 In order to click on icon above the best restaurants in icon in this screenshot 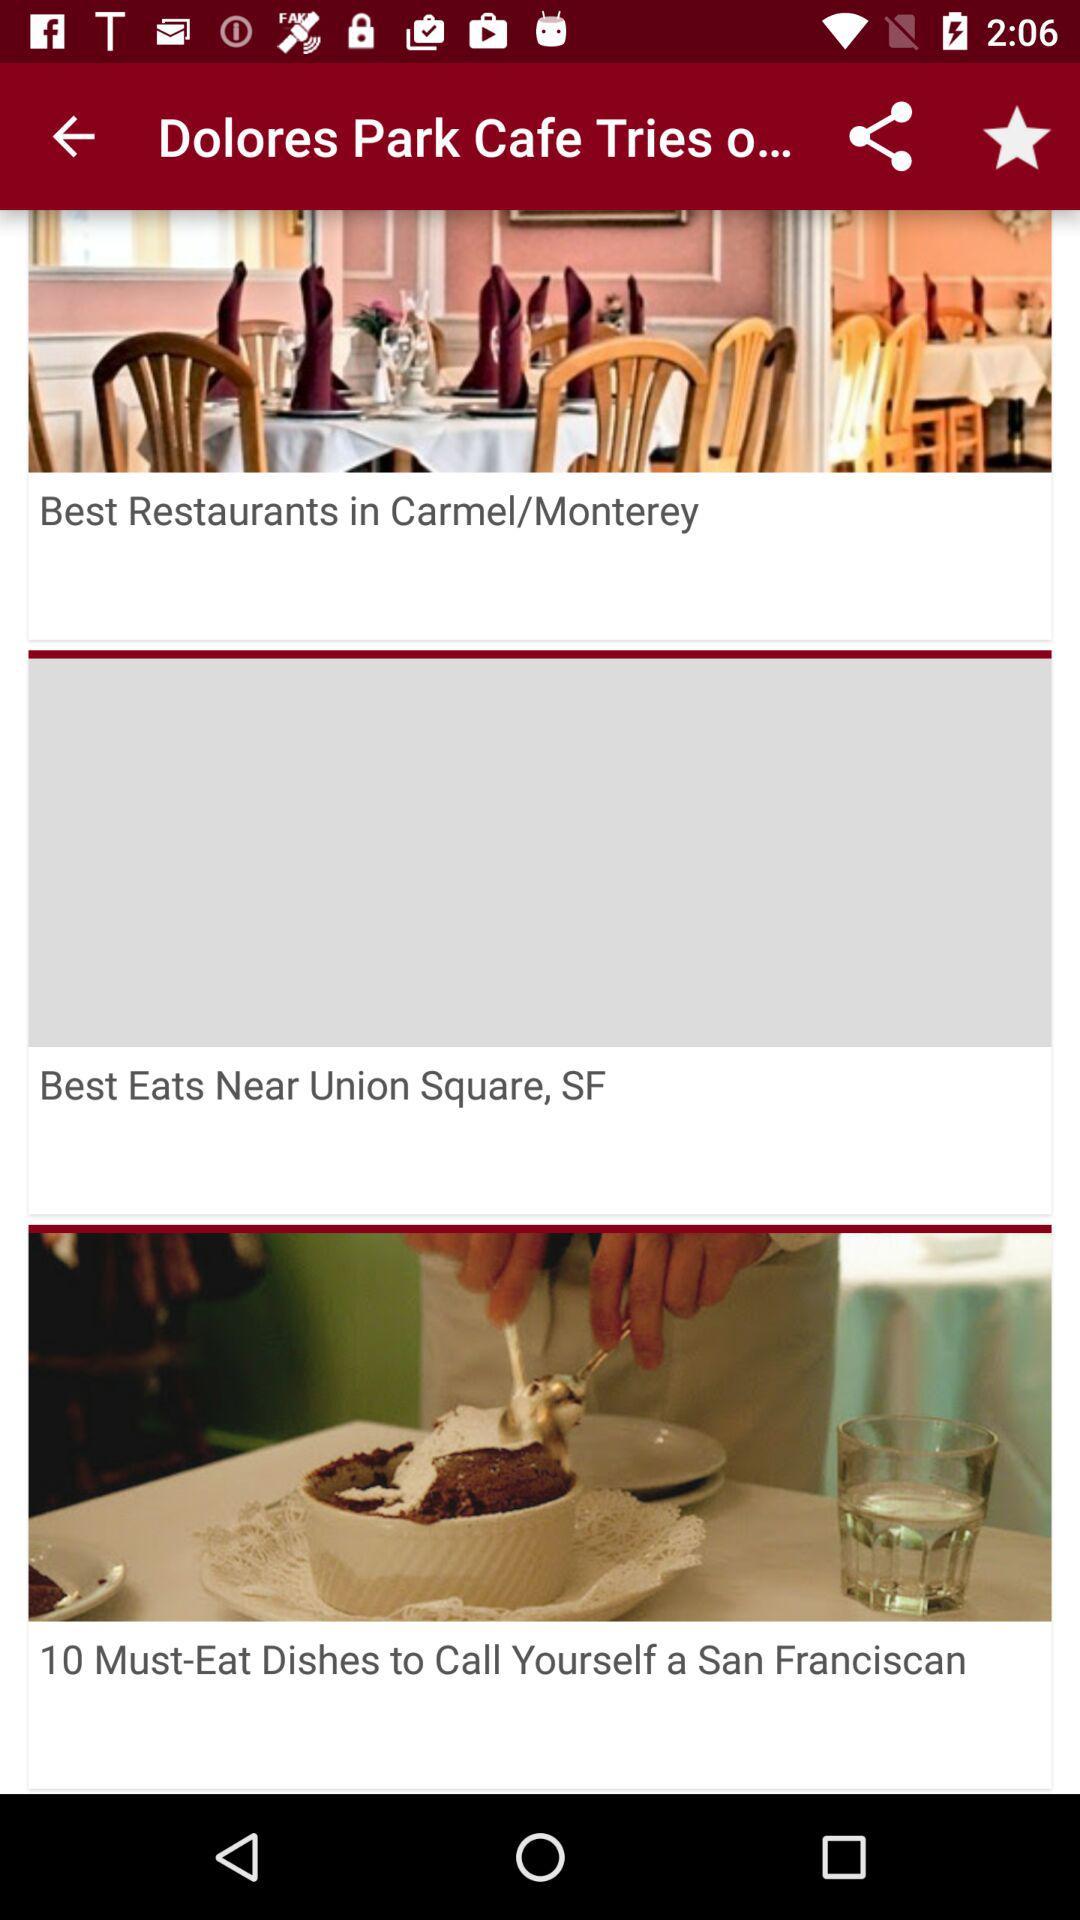, I will do `click(540, 341)`.